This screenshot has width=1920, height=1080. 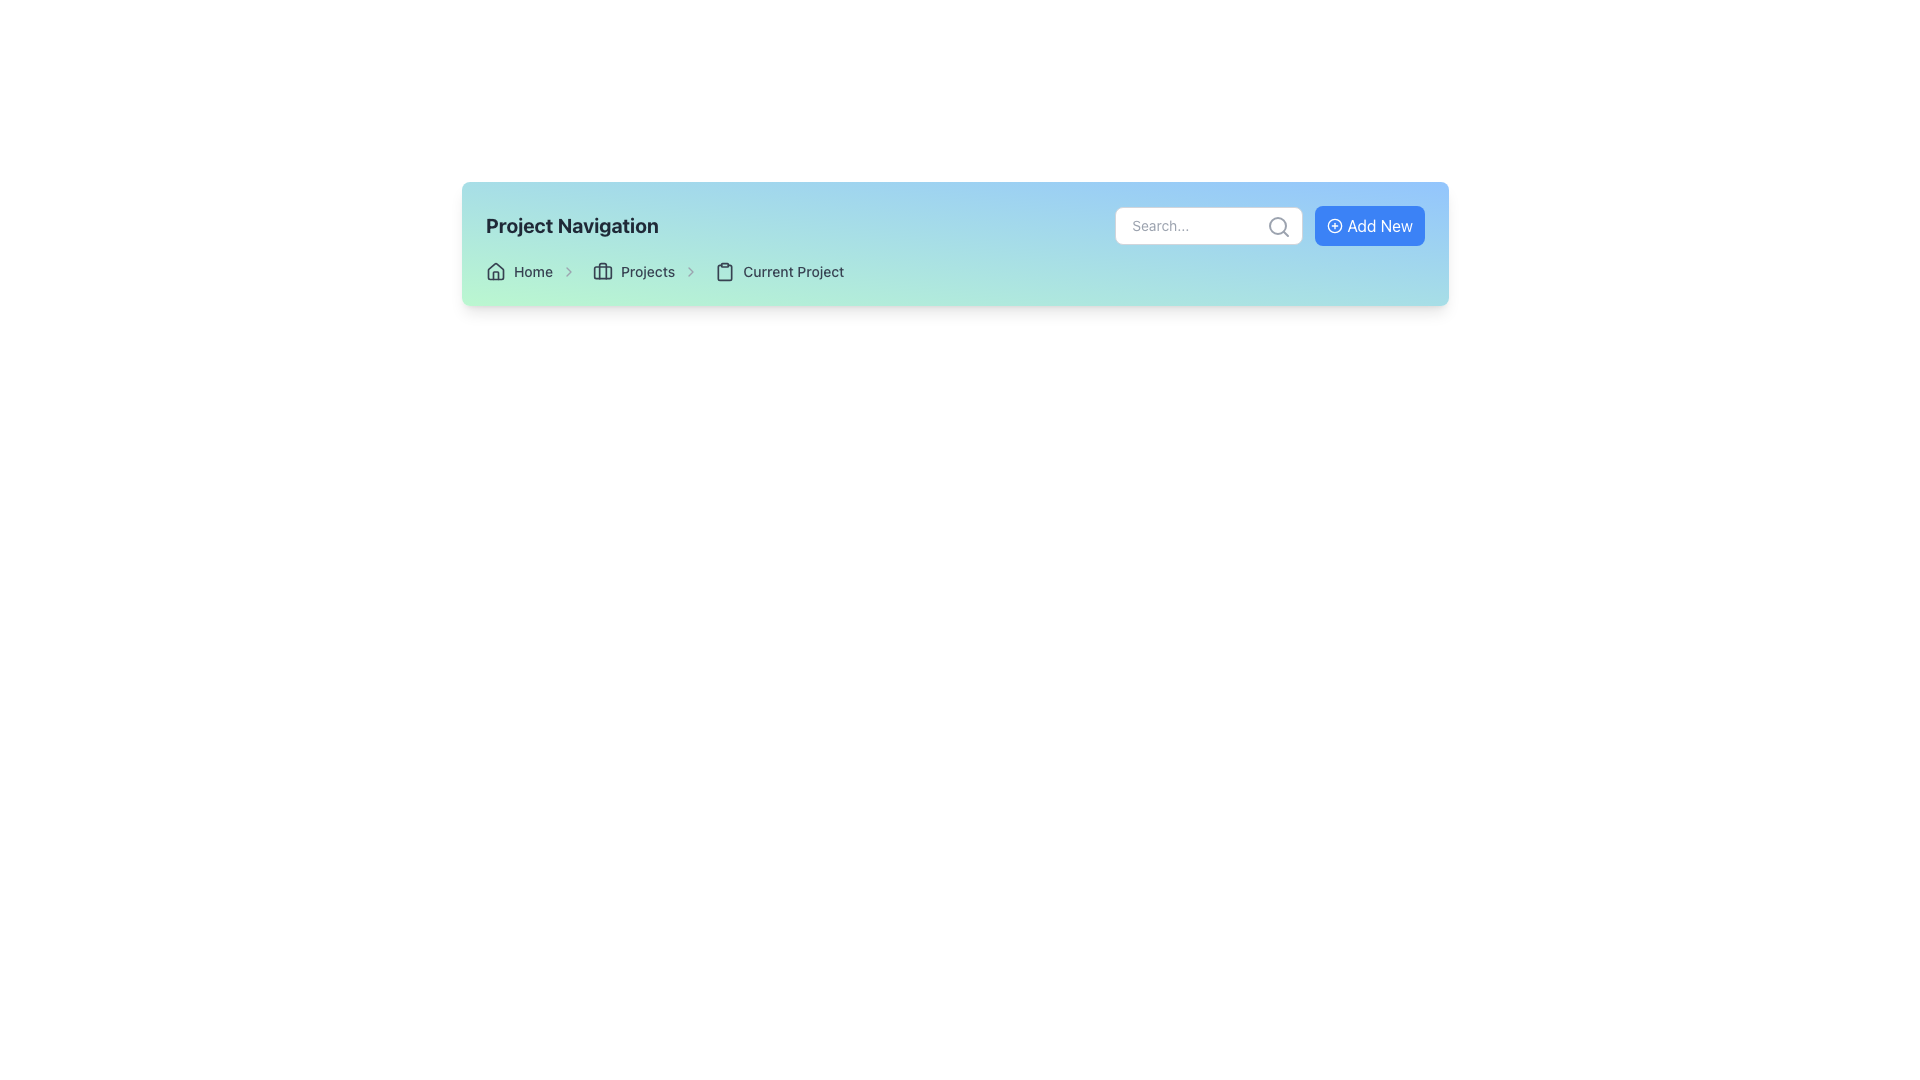 What do you see at coordinates (571, 225) in the screenshot?
I see `the Static Text Display element located in the top-left corner of the header section, which serves as a label or navigation title` at bounding box center [571, 225].